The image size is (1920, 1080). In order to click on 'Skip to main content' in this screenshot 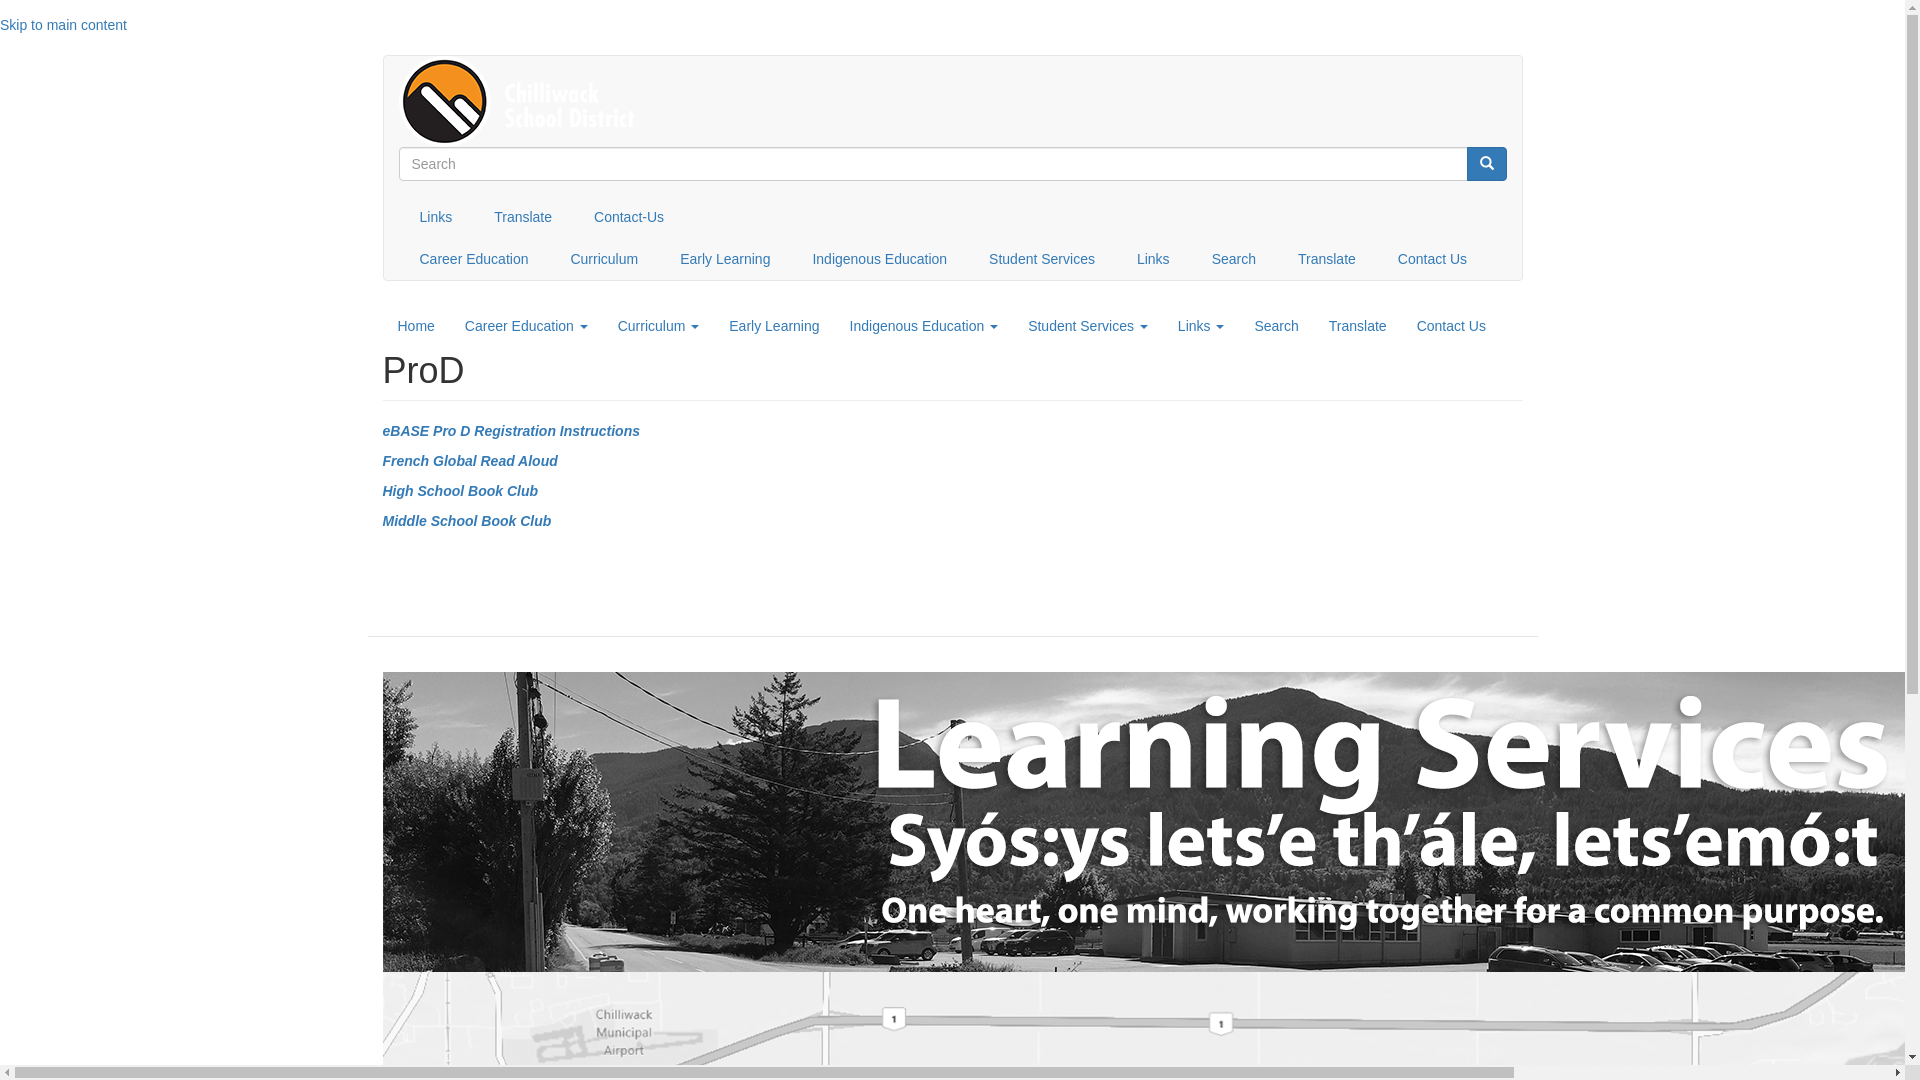, I will do `click(63, 24)`.